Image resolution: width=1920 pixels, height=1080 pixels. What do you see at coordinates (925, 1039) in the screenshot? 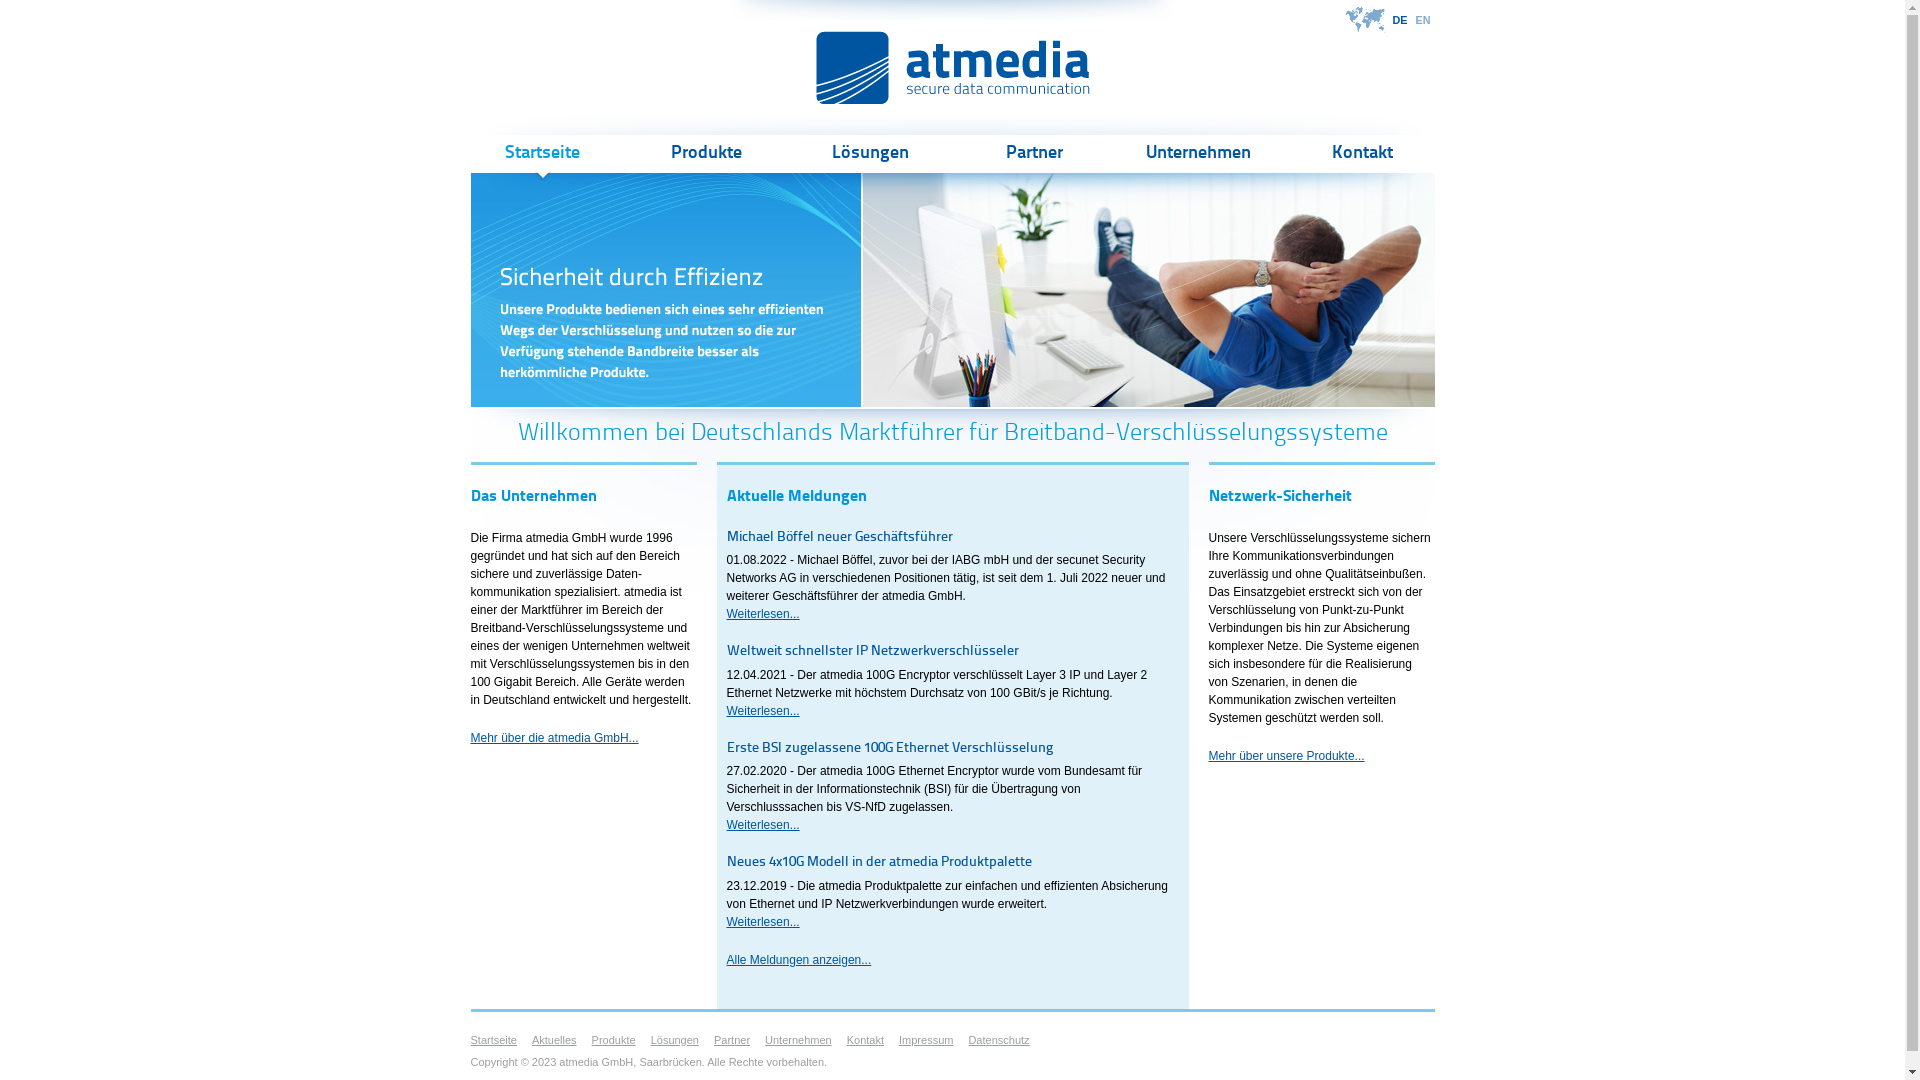
I see `'Impressum'` at bounding box center [925, 1039].